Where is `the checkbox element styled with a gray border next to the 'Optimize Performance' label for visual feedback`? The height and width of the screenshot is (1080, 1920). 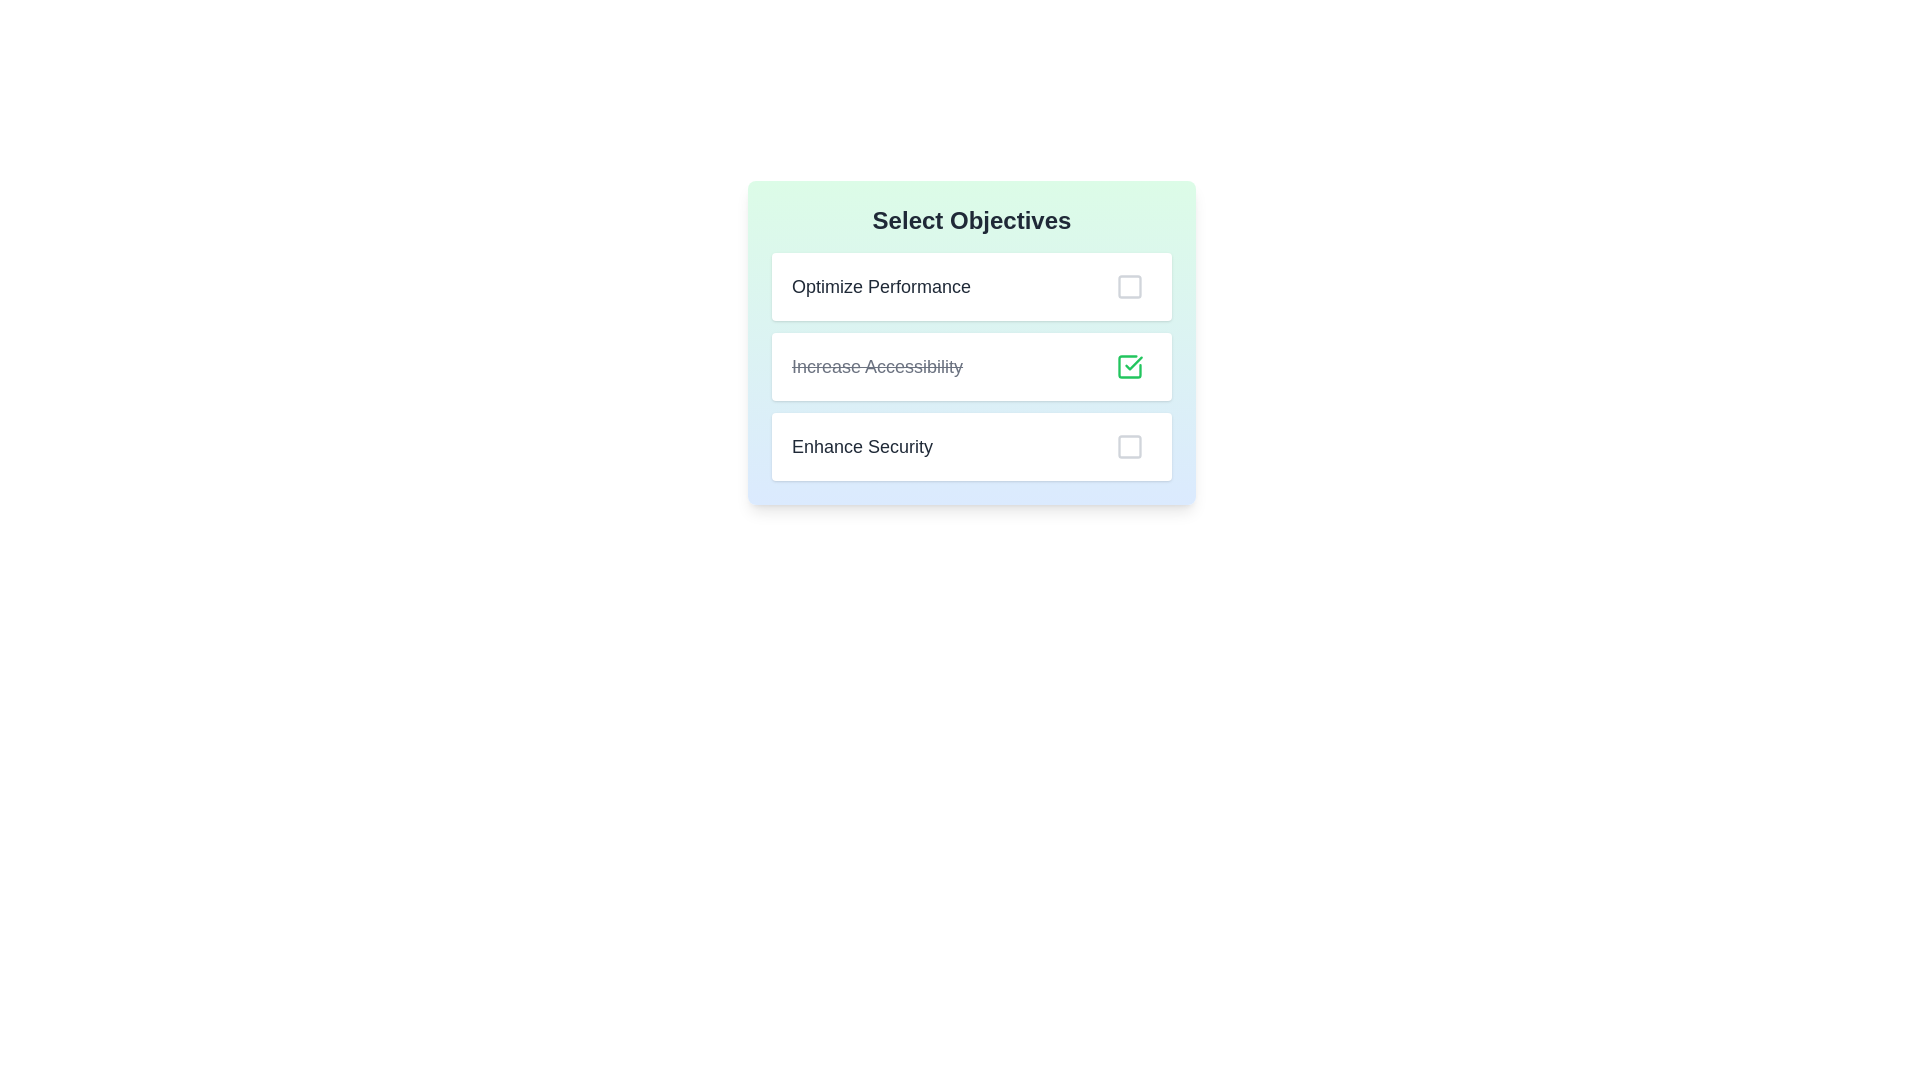
the checkbox element styled with a gray border next to the 'Optimize Performance' label for visual feedback is located at coordinates (1129, 286).